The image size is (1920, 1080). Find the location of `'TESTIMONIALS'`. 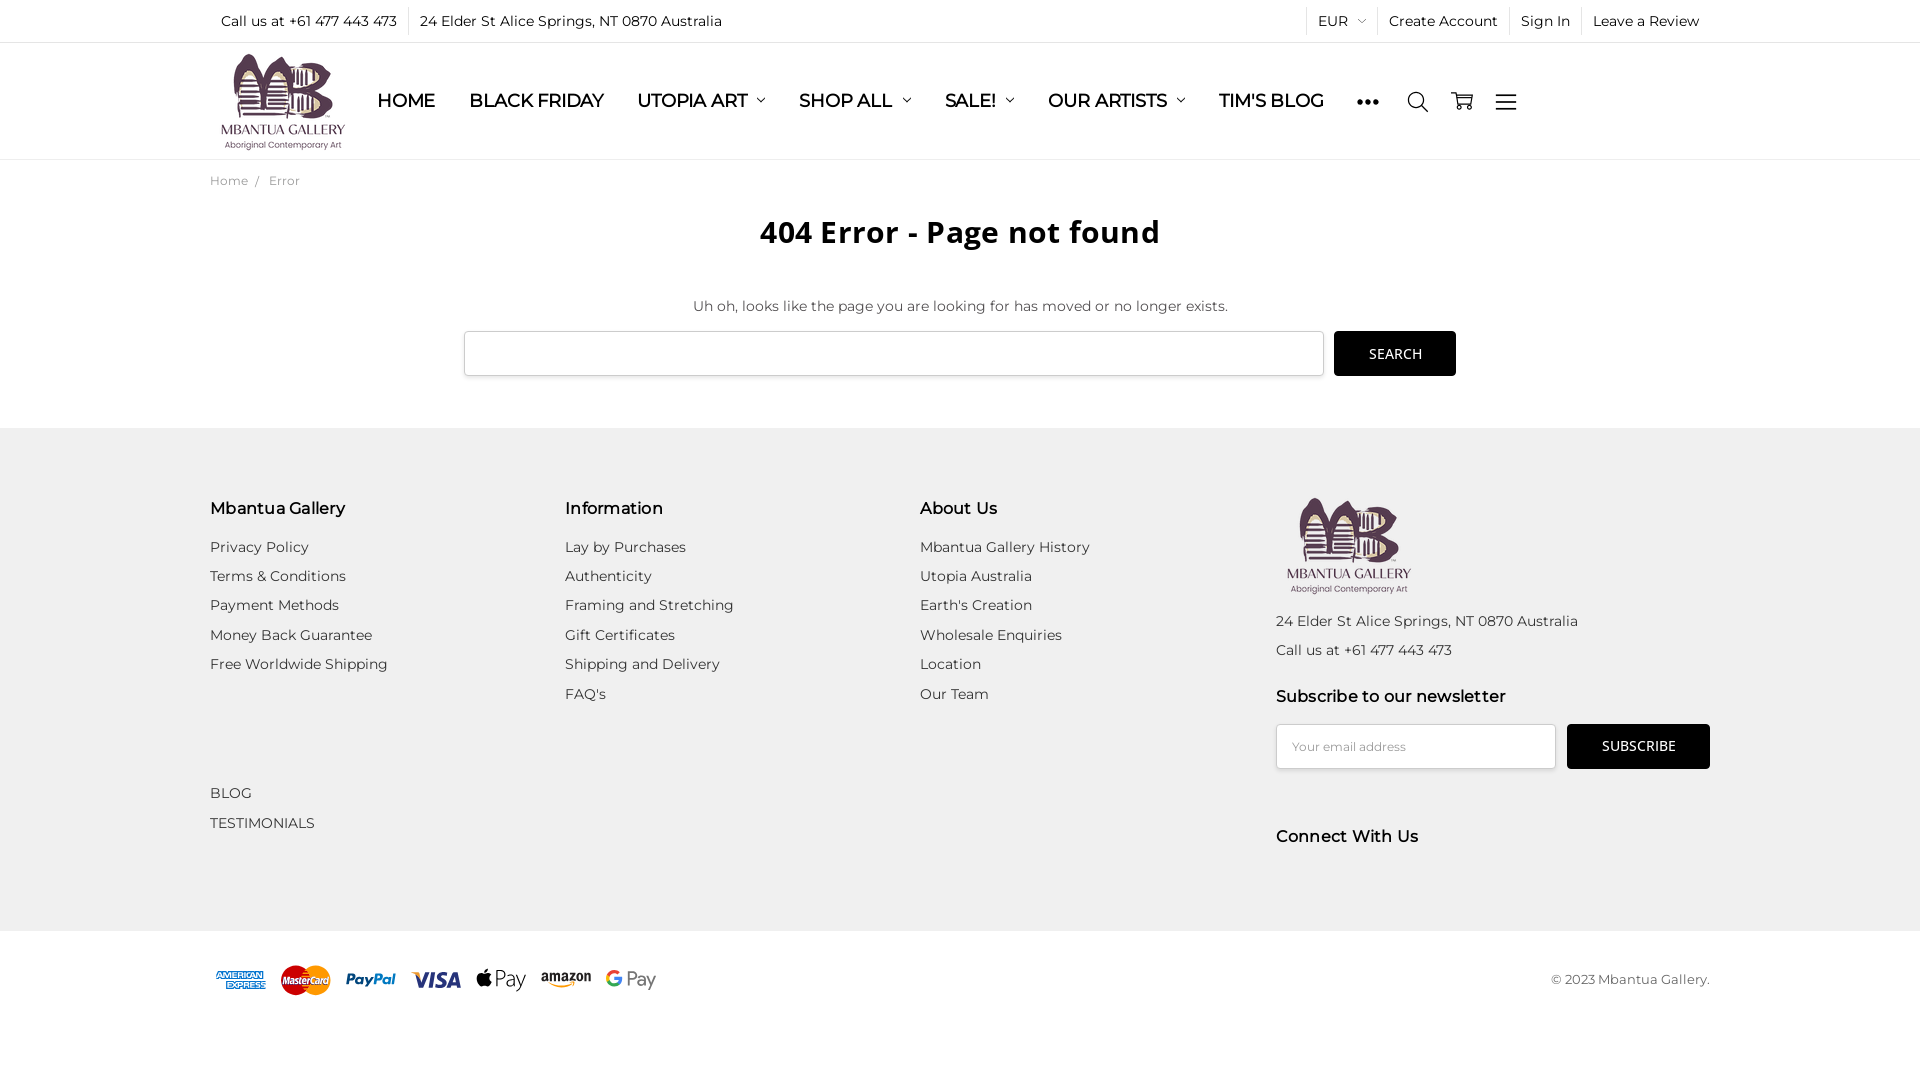

'TESTIMONIALS' is located at coordinates (210, 822).